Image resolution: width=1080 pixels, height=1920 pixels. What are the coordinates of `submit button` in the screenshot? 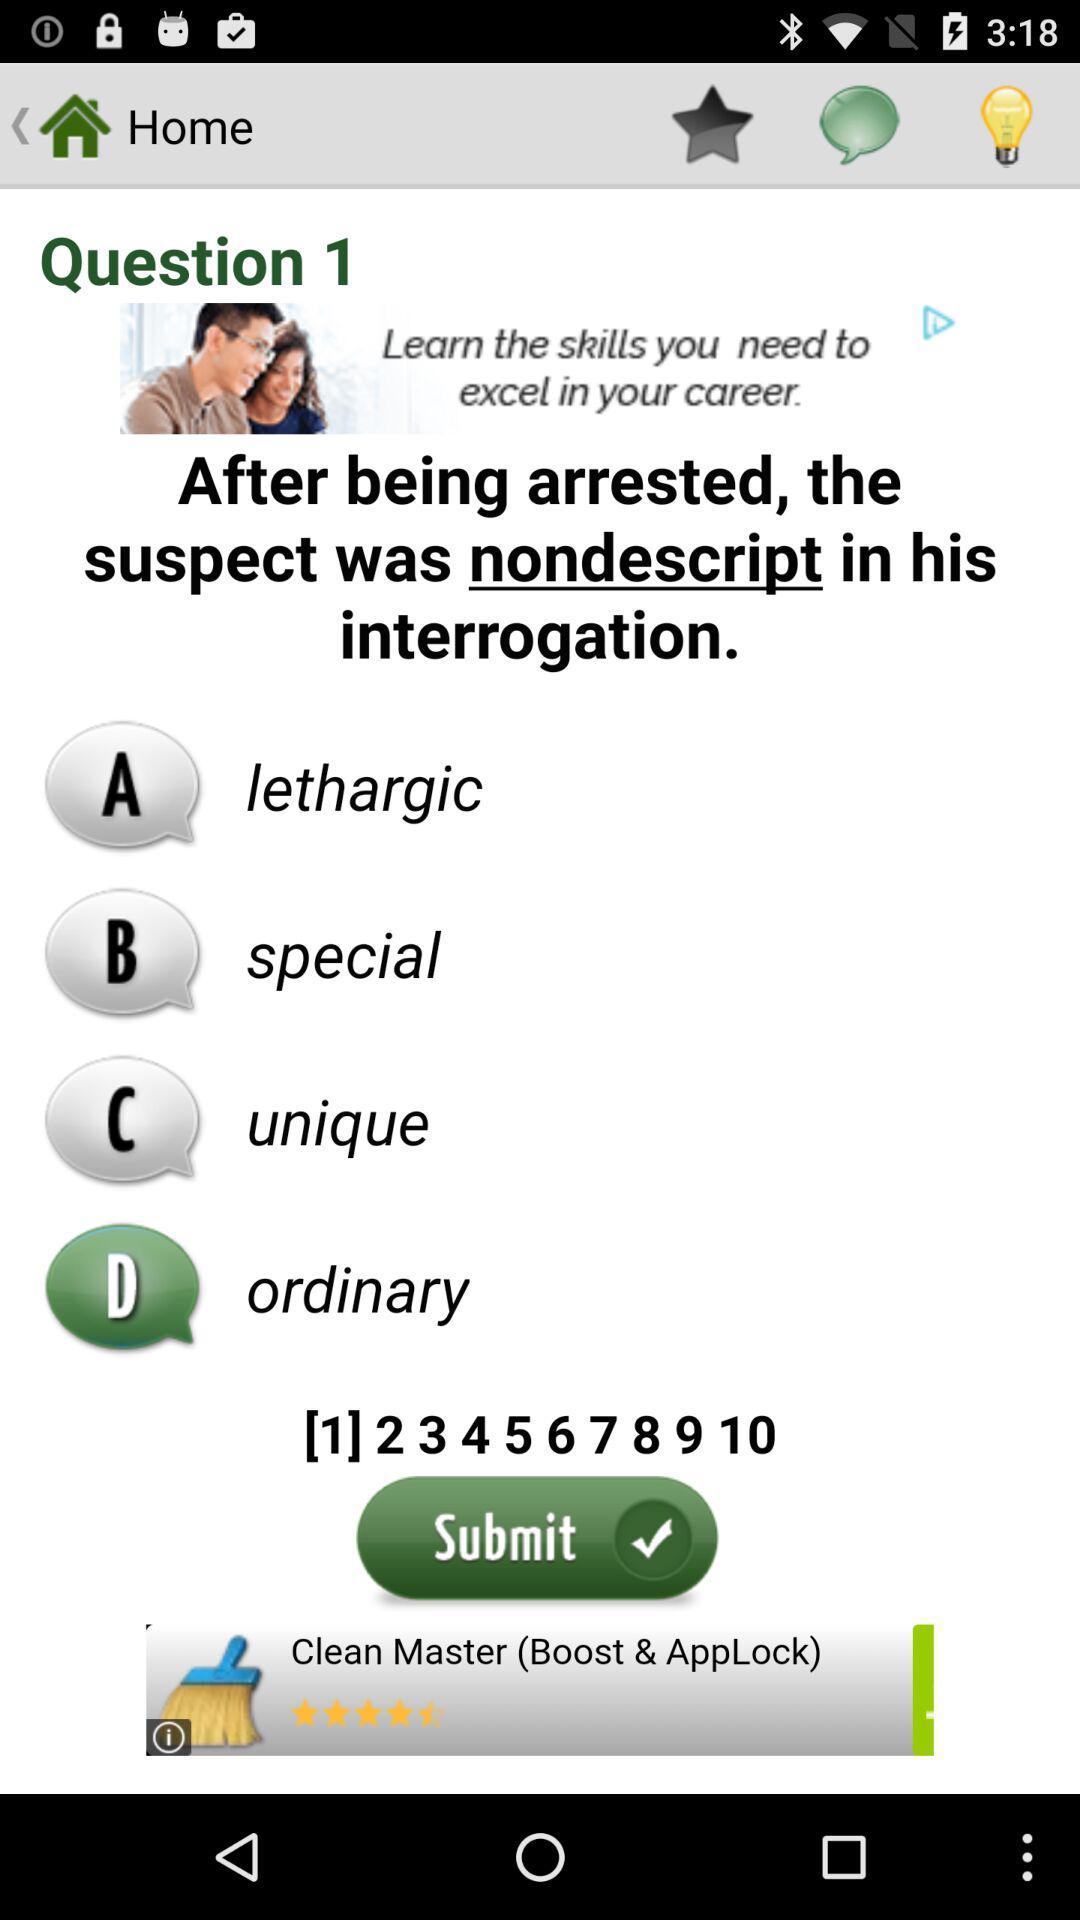 It's located at (540, 1544).